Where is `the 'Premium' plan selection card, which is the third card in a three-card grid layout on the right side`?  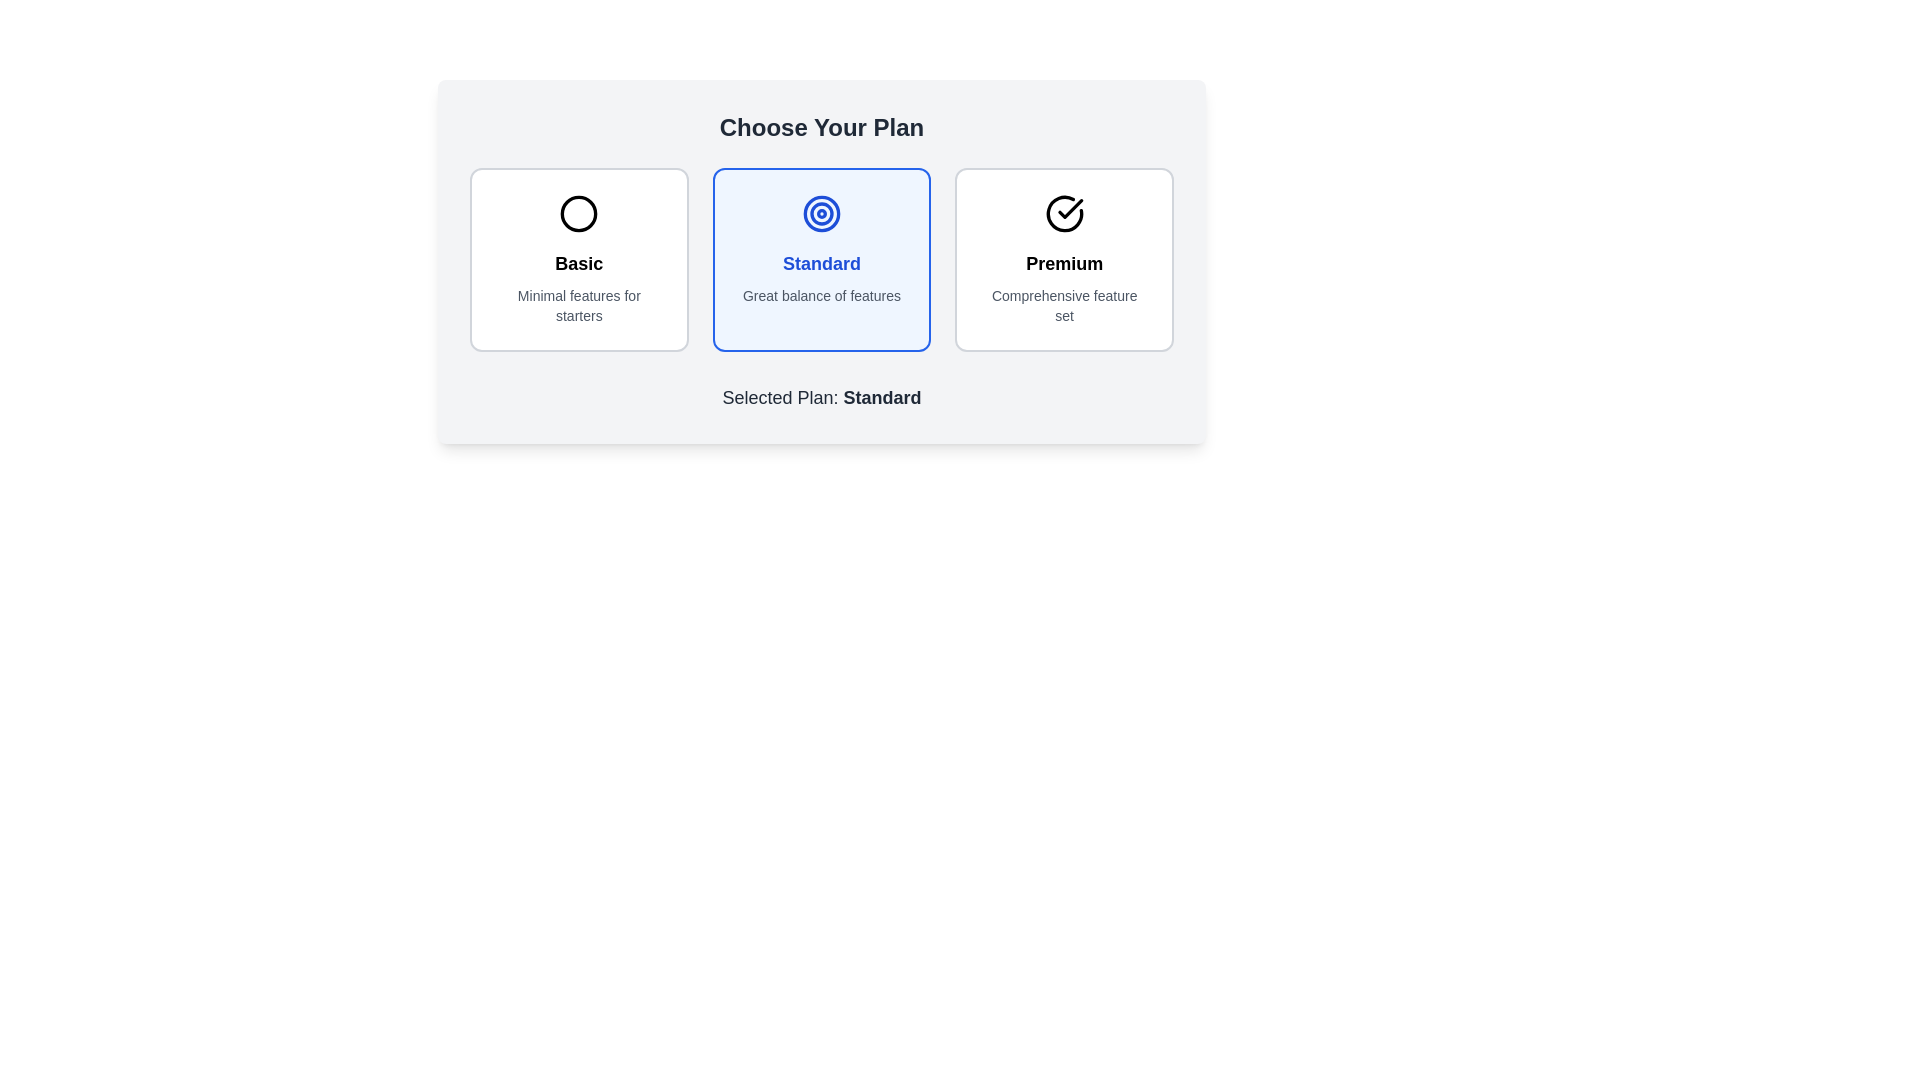
the 'Premium' plan selection card, which is the third card in a three-card grid layout on the right side is located at coordinates (1063, 258).